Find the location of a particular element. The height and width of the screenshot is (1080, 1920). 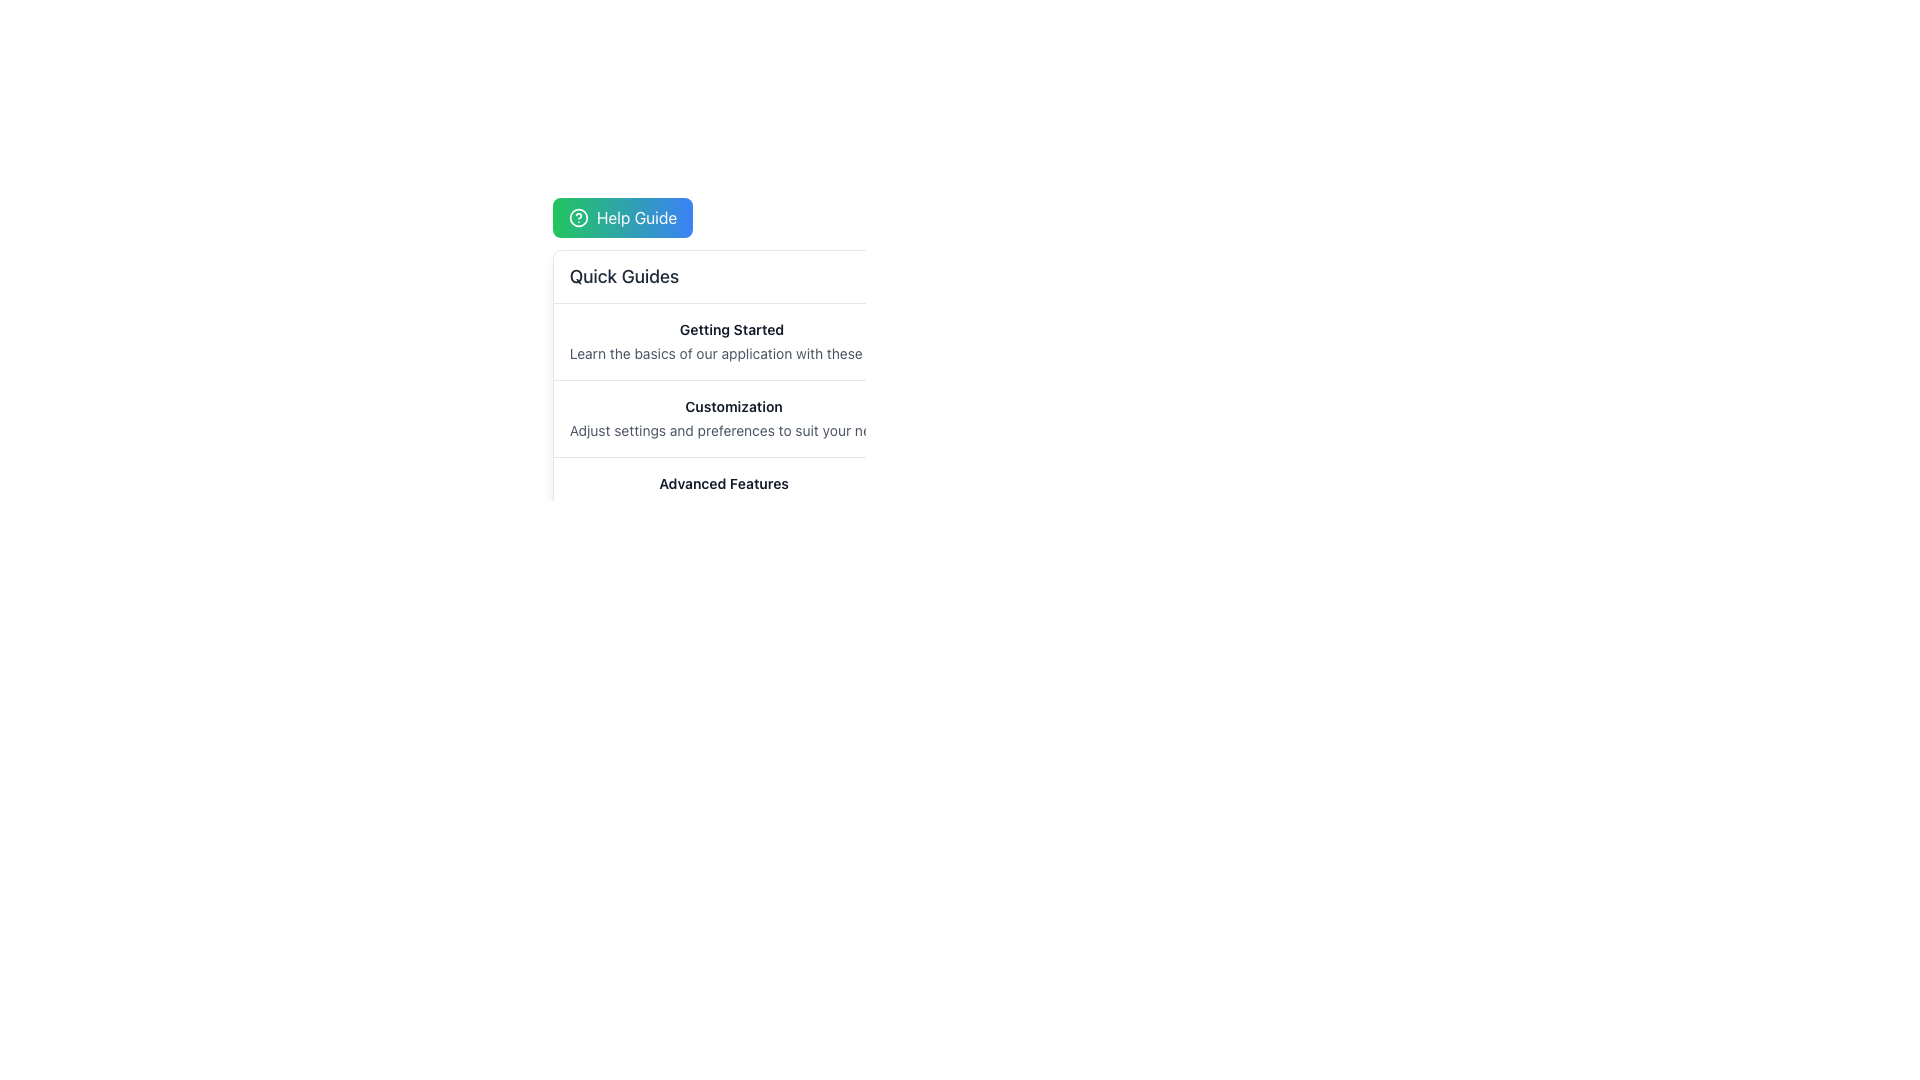

the Text Label providing supplementary information about the 'Getting Started' section, located below the 'Getting Started' text within the 'Quick Guides' section is located at coordinates (731, 353).